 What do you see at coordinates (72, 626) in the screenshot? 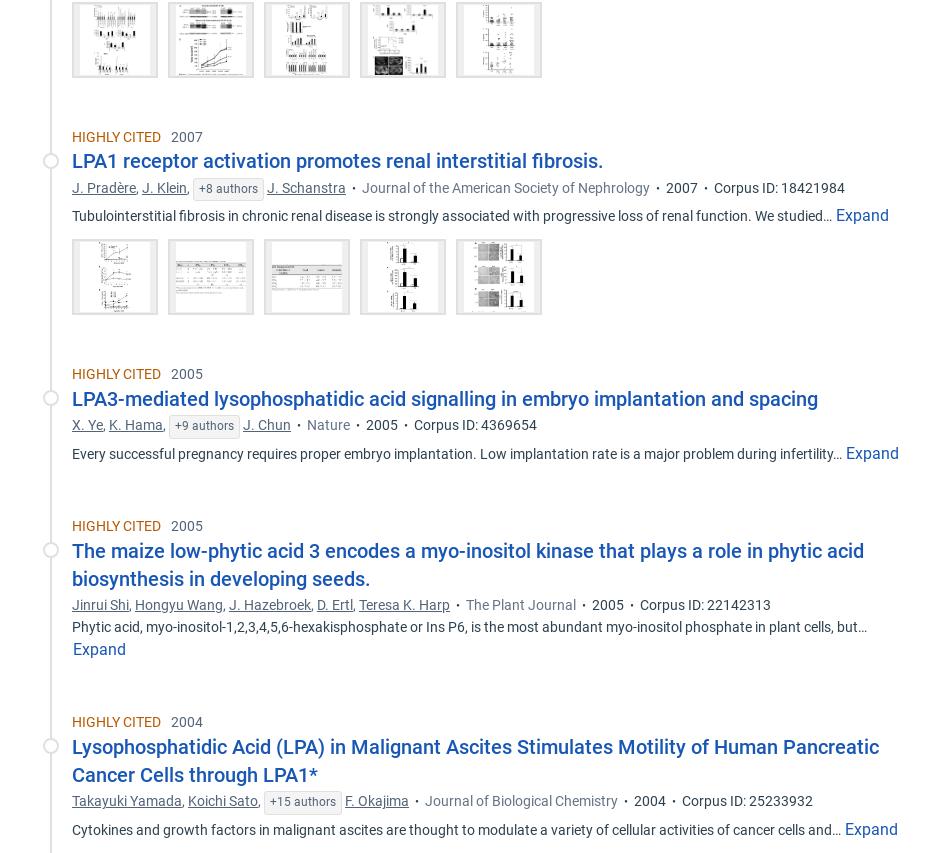
I see `'Phytic acid, myo-inositol-1,2,3,4,5,6-hexakisphosphate or Ins P6, is the most abundant myo-inositol phosphate in plant cells, but…'` at bounding box center [72, 626].